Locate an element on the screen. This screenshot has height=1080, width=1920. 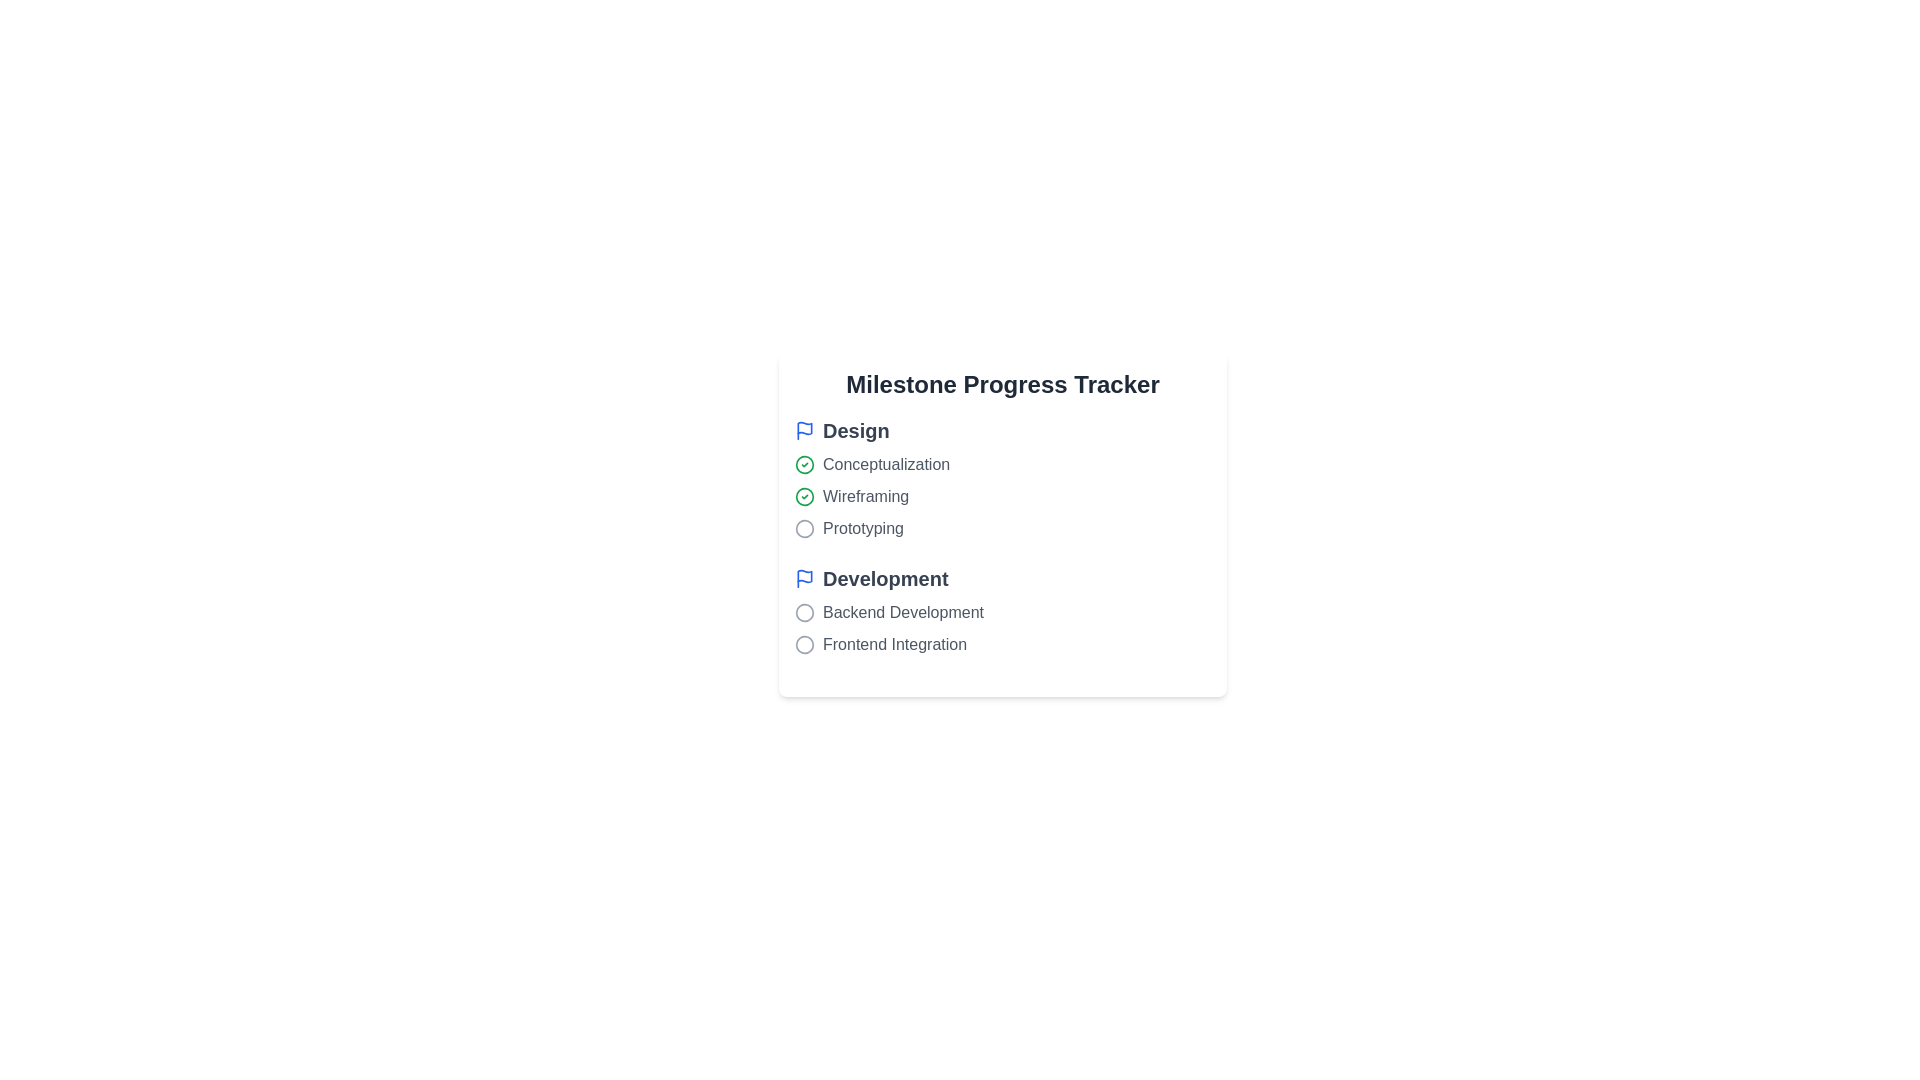
the second milestone item in the 'Development' section of the milestone progress tracker is located at coordinates (1003, 627).